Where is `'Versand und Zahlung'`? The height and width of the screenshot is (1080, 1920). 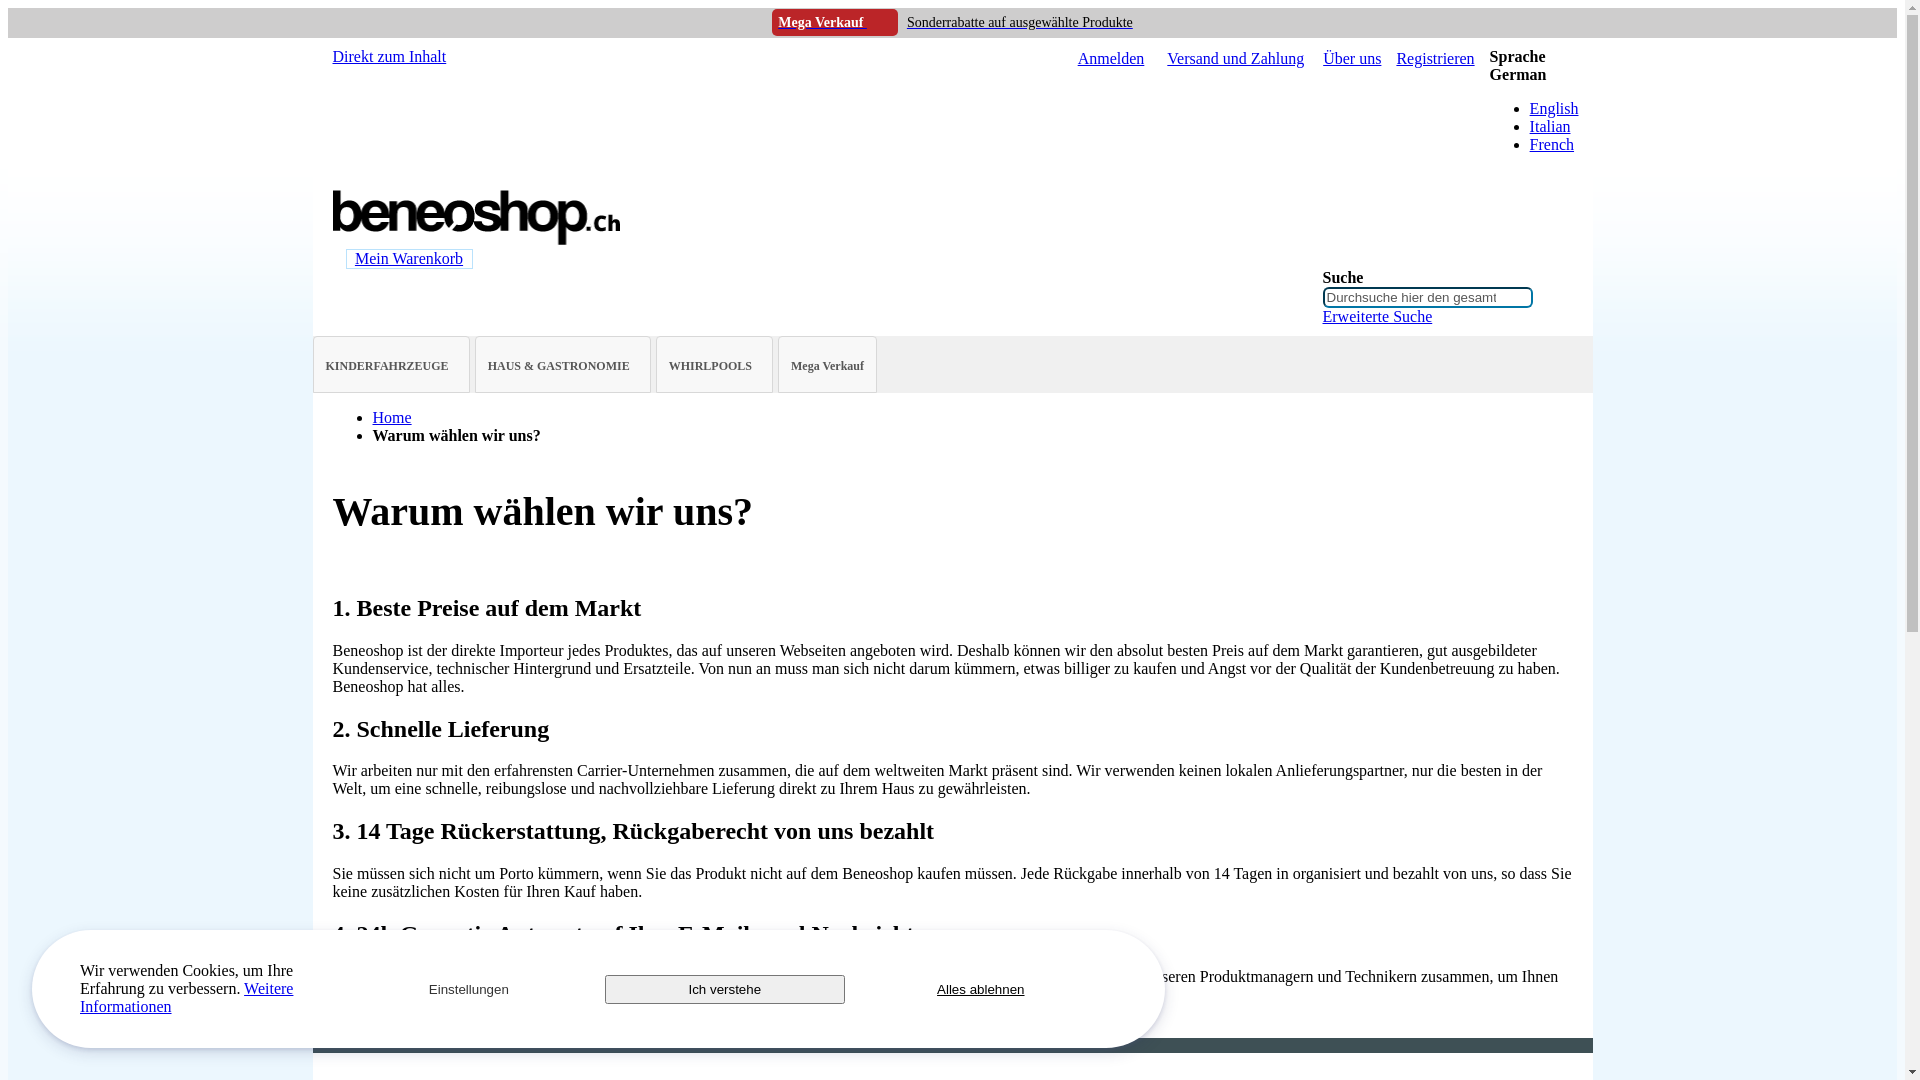 'Versand und Zahlung' is located at coordinates (1234, 57).